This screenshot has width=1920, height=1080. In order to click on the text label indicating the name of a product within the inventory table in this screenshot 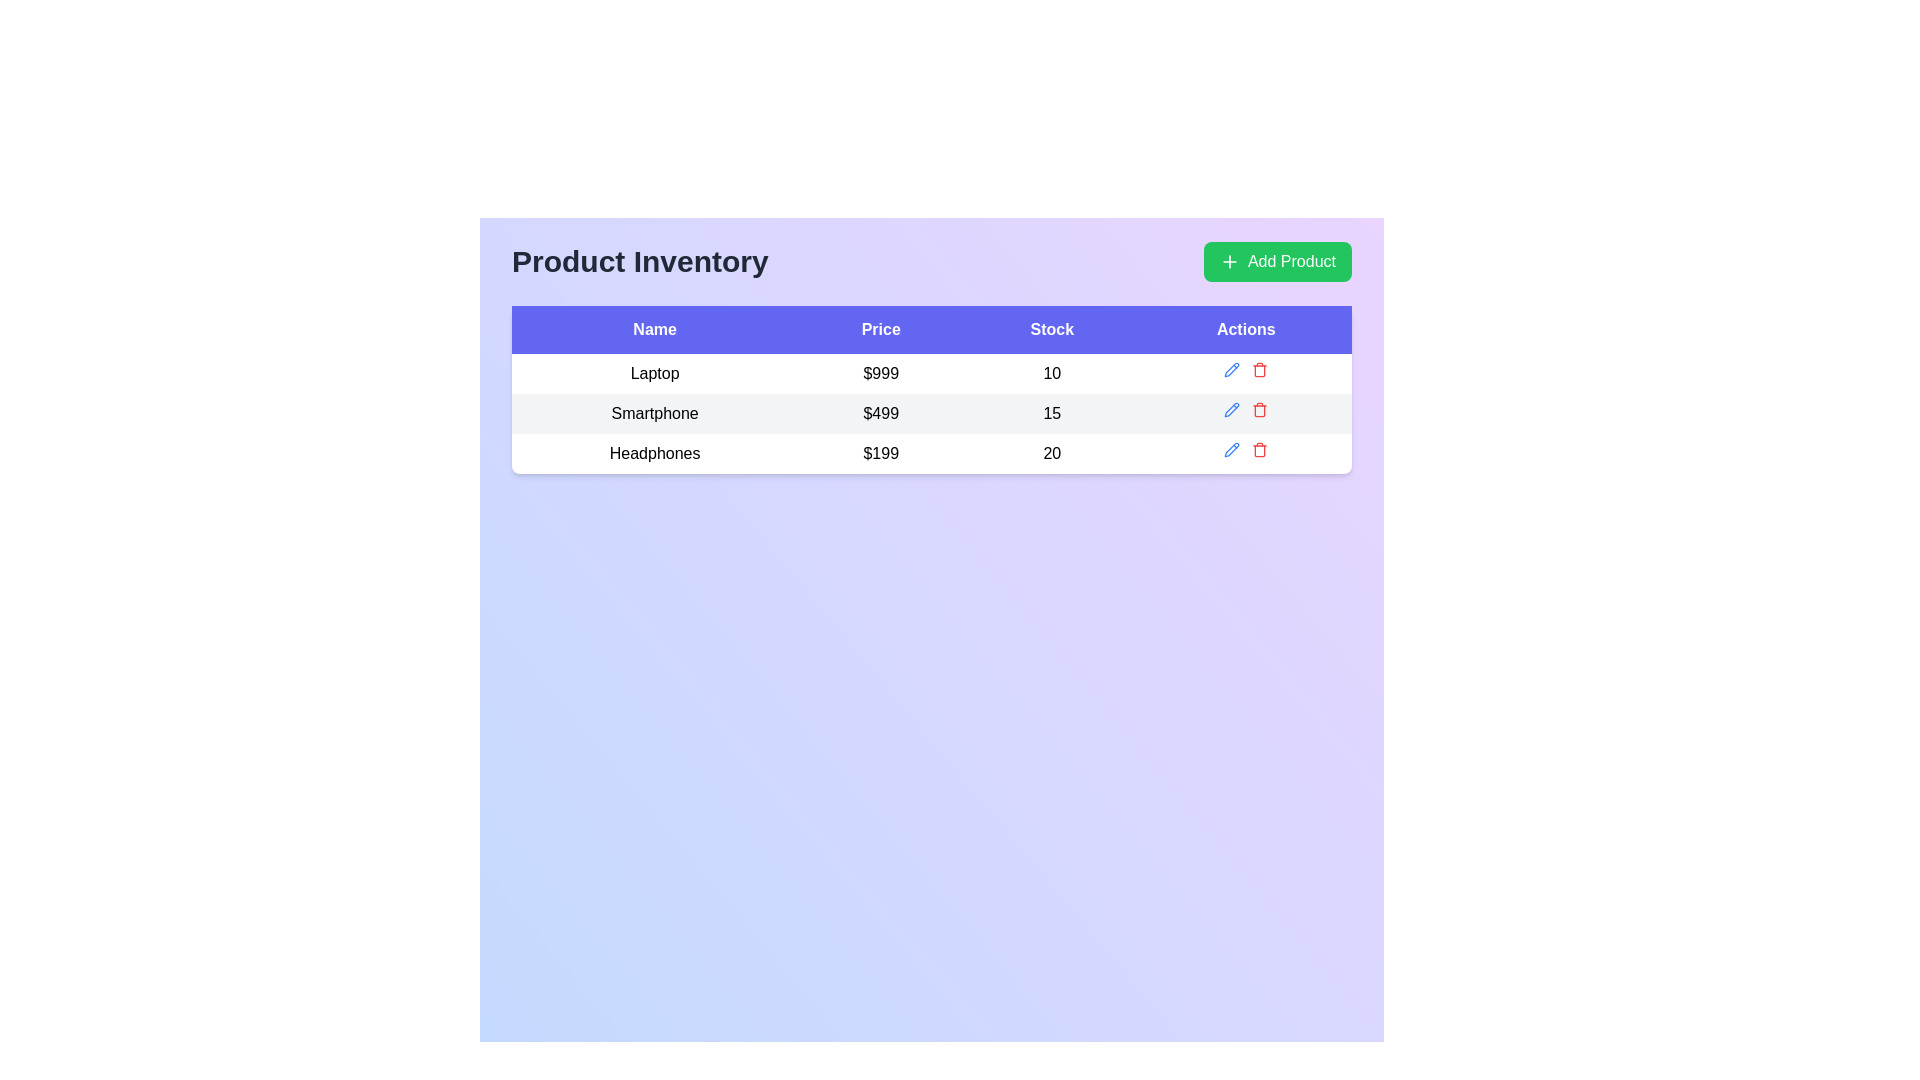, I will do `click(655, 412)`.